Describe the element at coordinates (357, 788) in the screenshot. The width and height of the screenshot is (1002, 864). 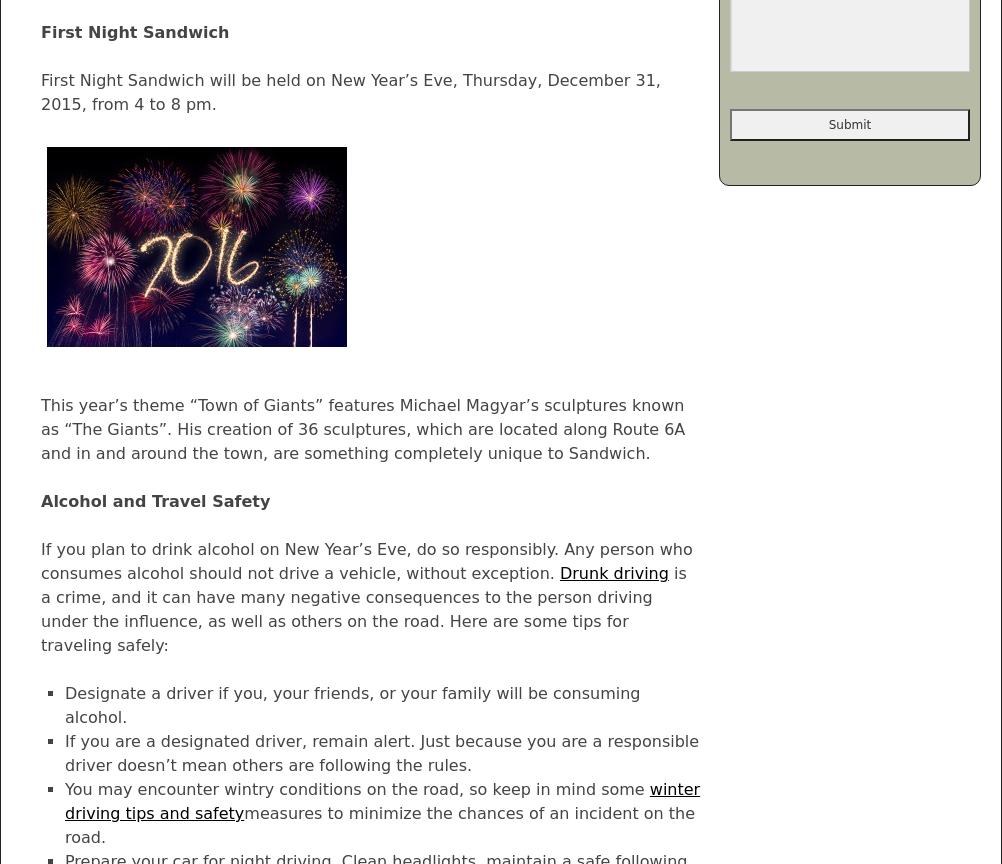
I see `'You may encounter wintry conditions on the road, so keep in mind some'` at that location.